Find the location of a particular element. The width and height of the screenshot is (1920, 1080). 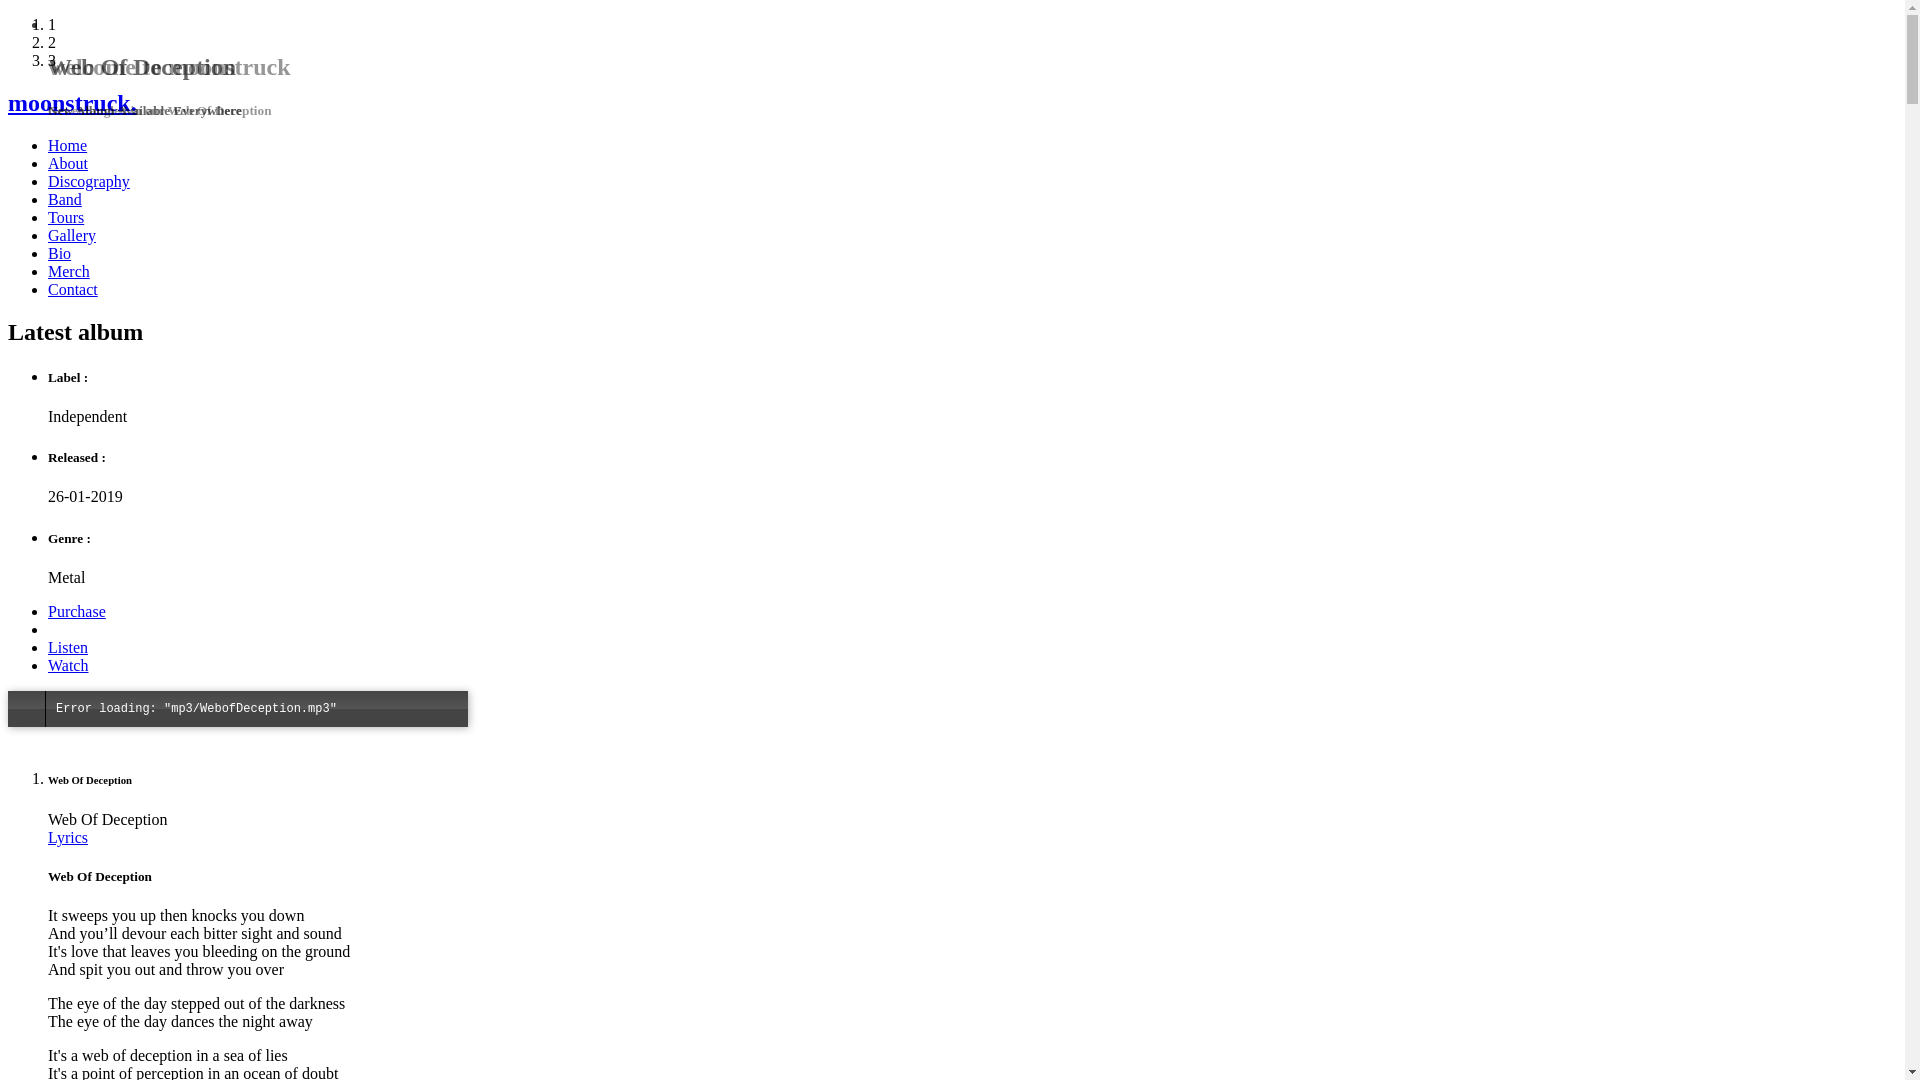

'Bio' is located at coordinates (59, 252).